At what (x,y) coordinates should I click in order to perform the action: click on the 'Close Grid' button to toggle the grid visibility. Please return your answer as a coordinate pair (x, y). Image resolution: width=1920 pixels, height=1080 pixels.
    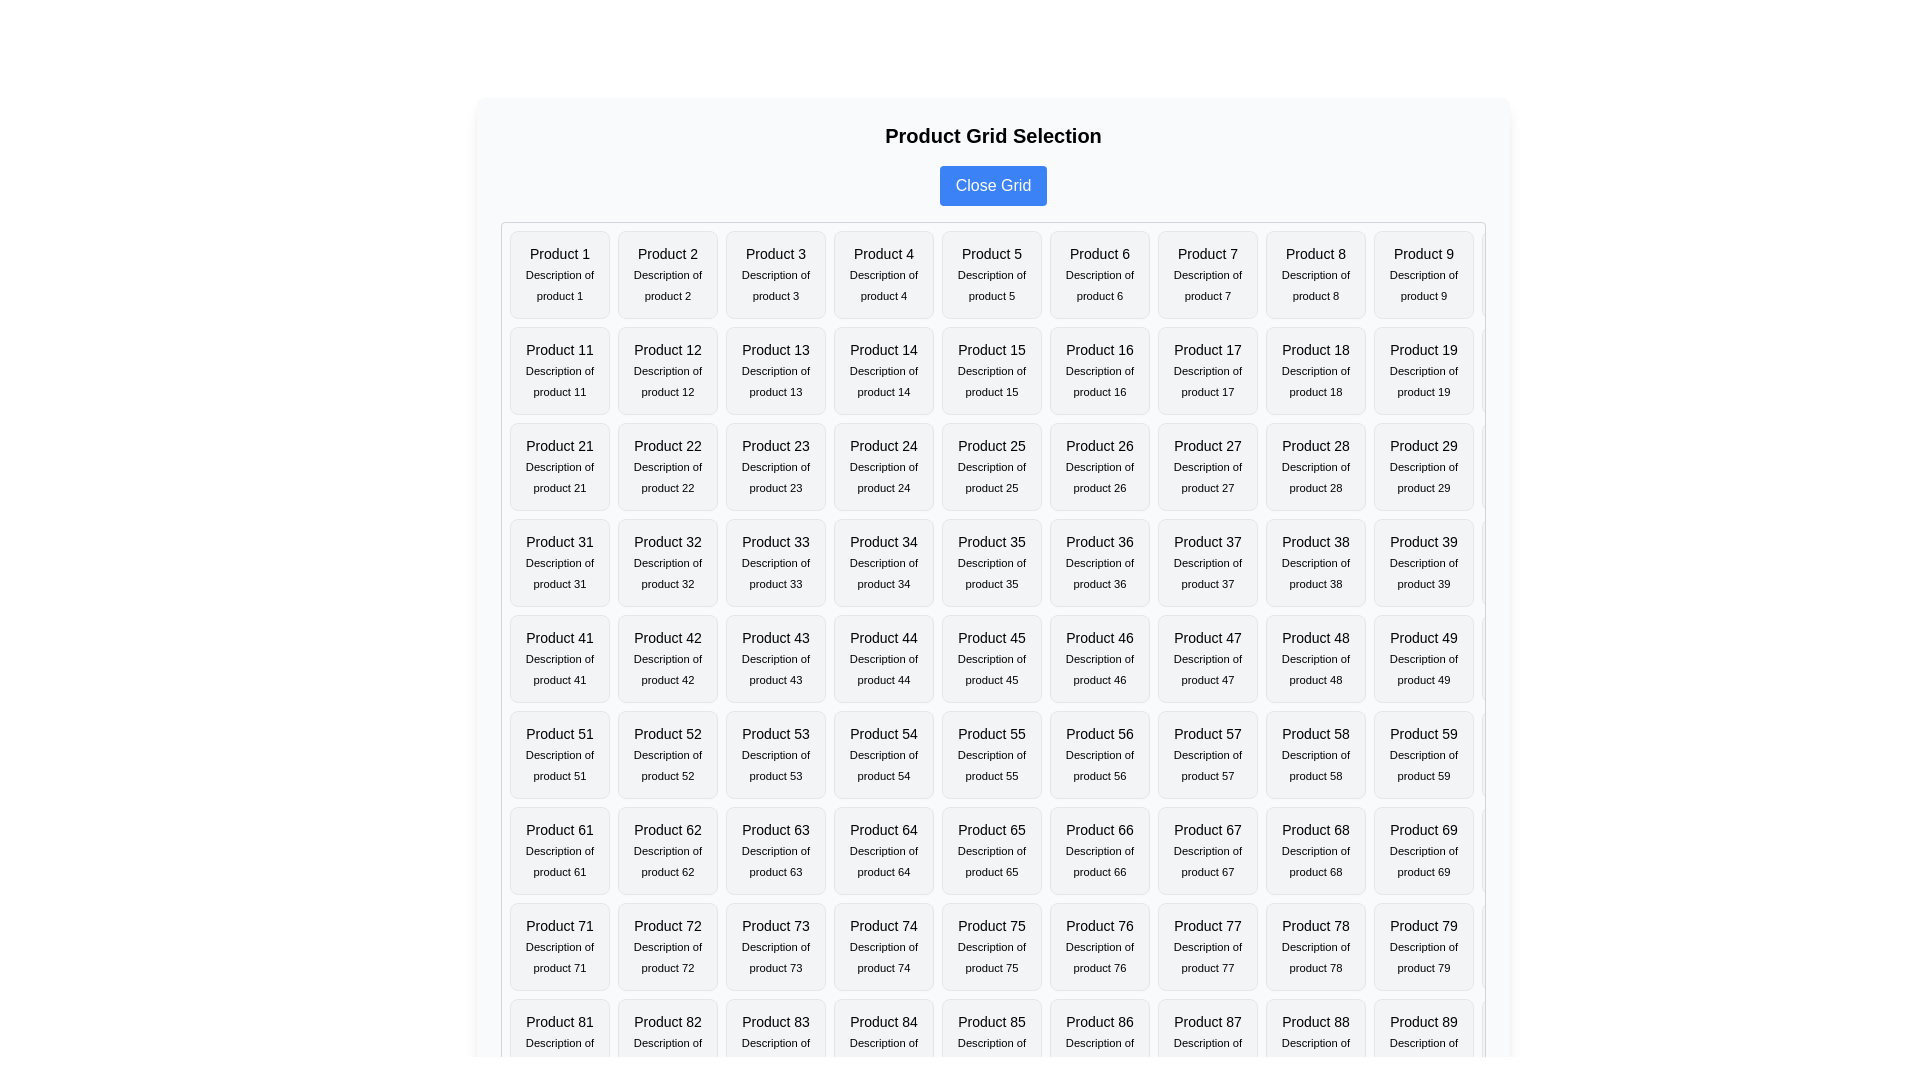
    Looking at the image, I should click on (993, 185).